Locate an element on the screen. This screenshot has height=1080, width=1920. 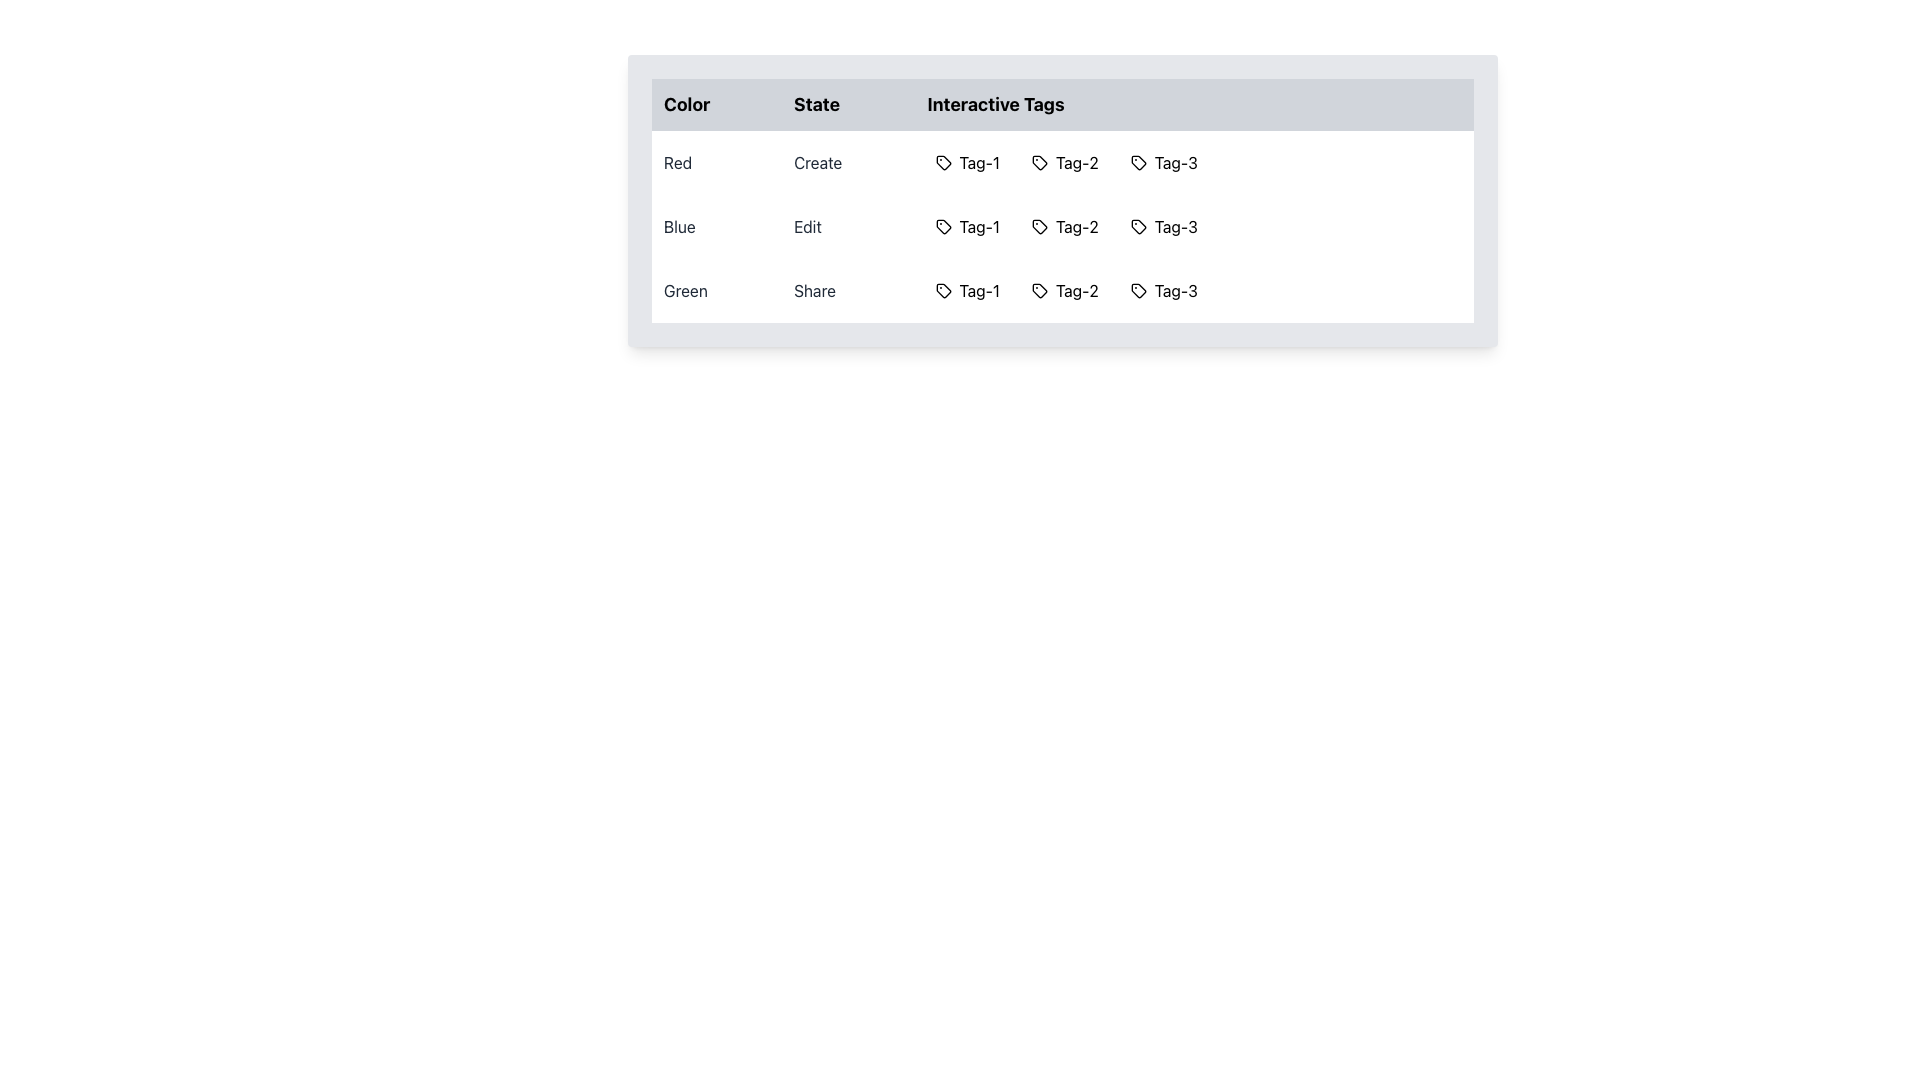
the tags in the second row of the structured table, which contains a blue-colored 'Edit' button for editing actions associated with the tags is located at coordinates (1061, 226).